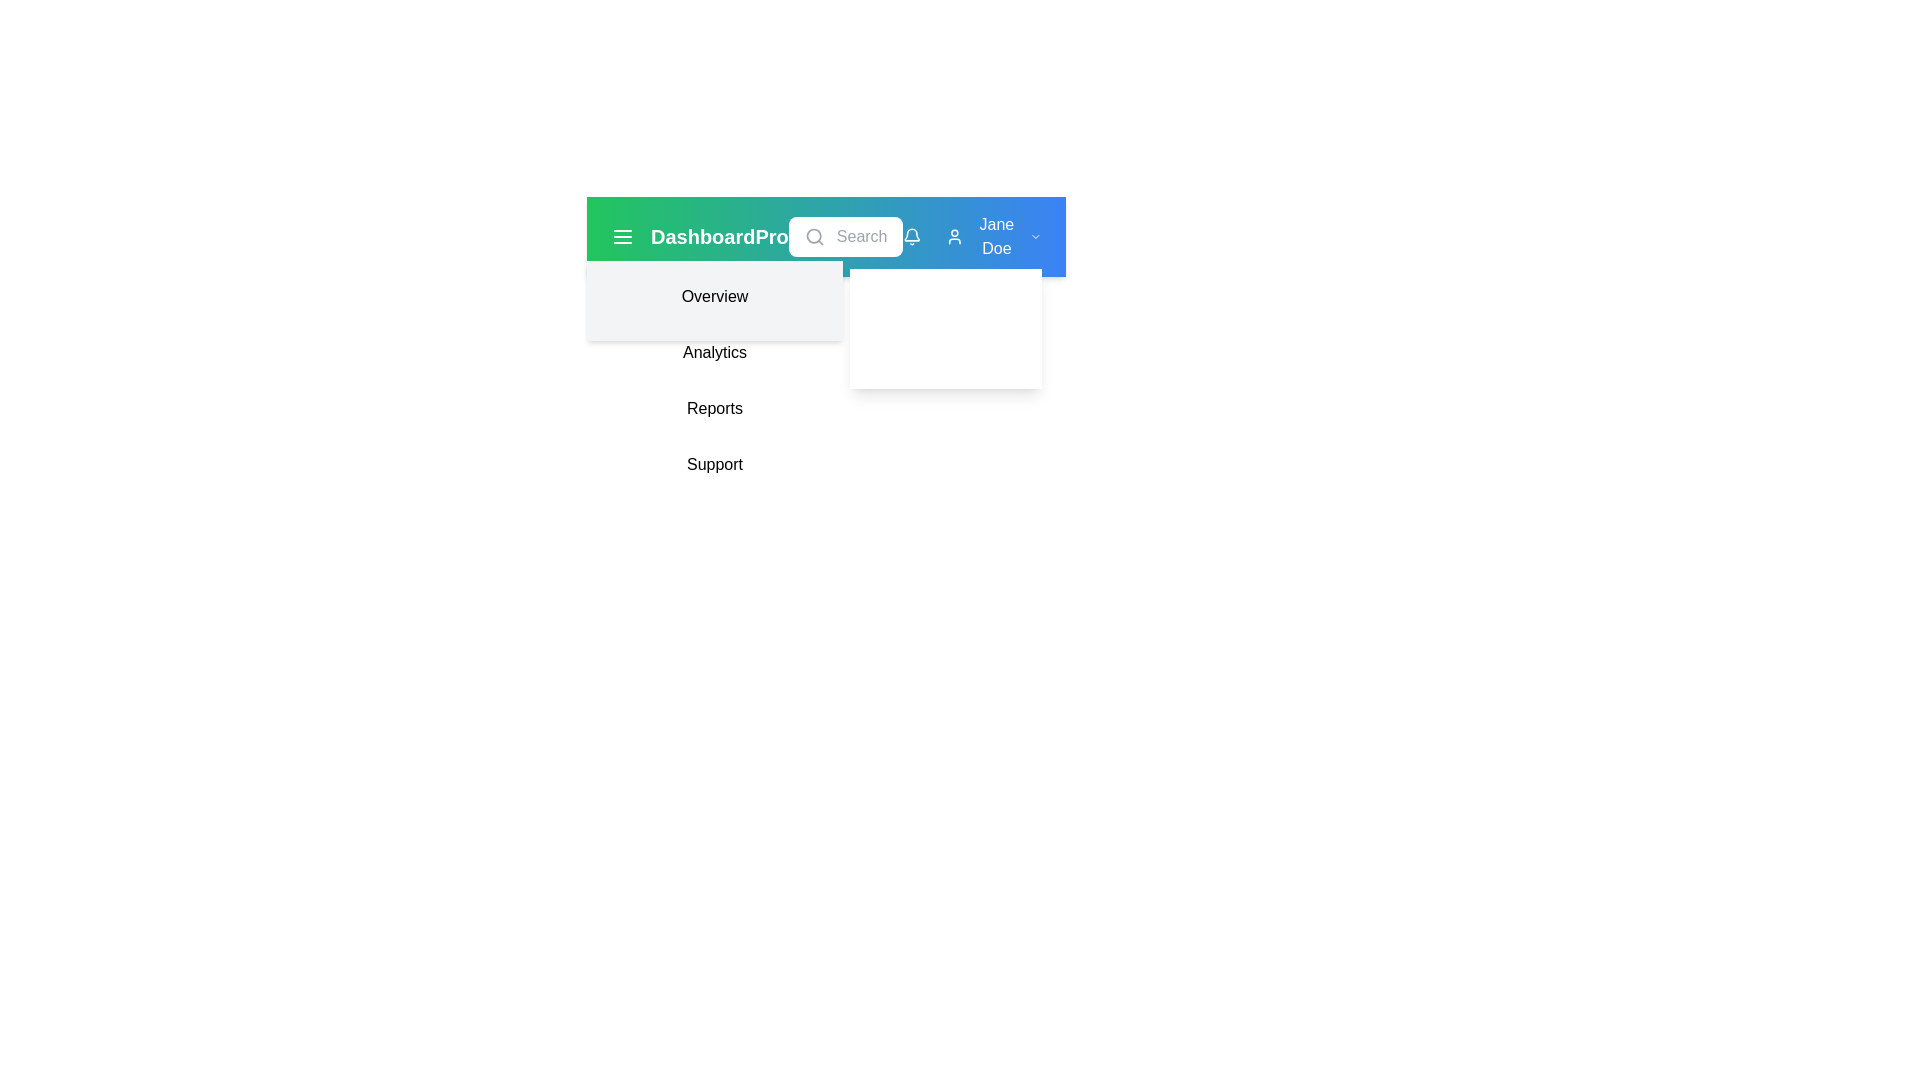  I want to click on the 'Overview' button, so click(715, 300).